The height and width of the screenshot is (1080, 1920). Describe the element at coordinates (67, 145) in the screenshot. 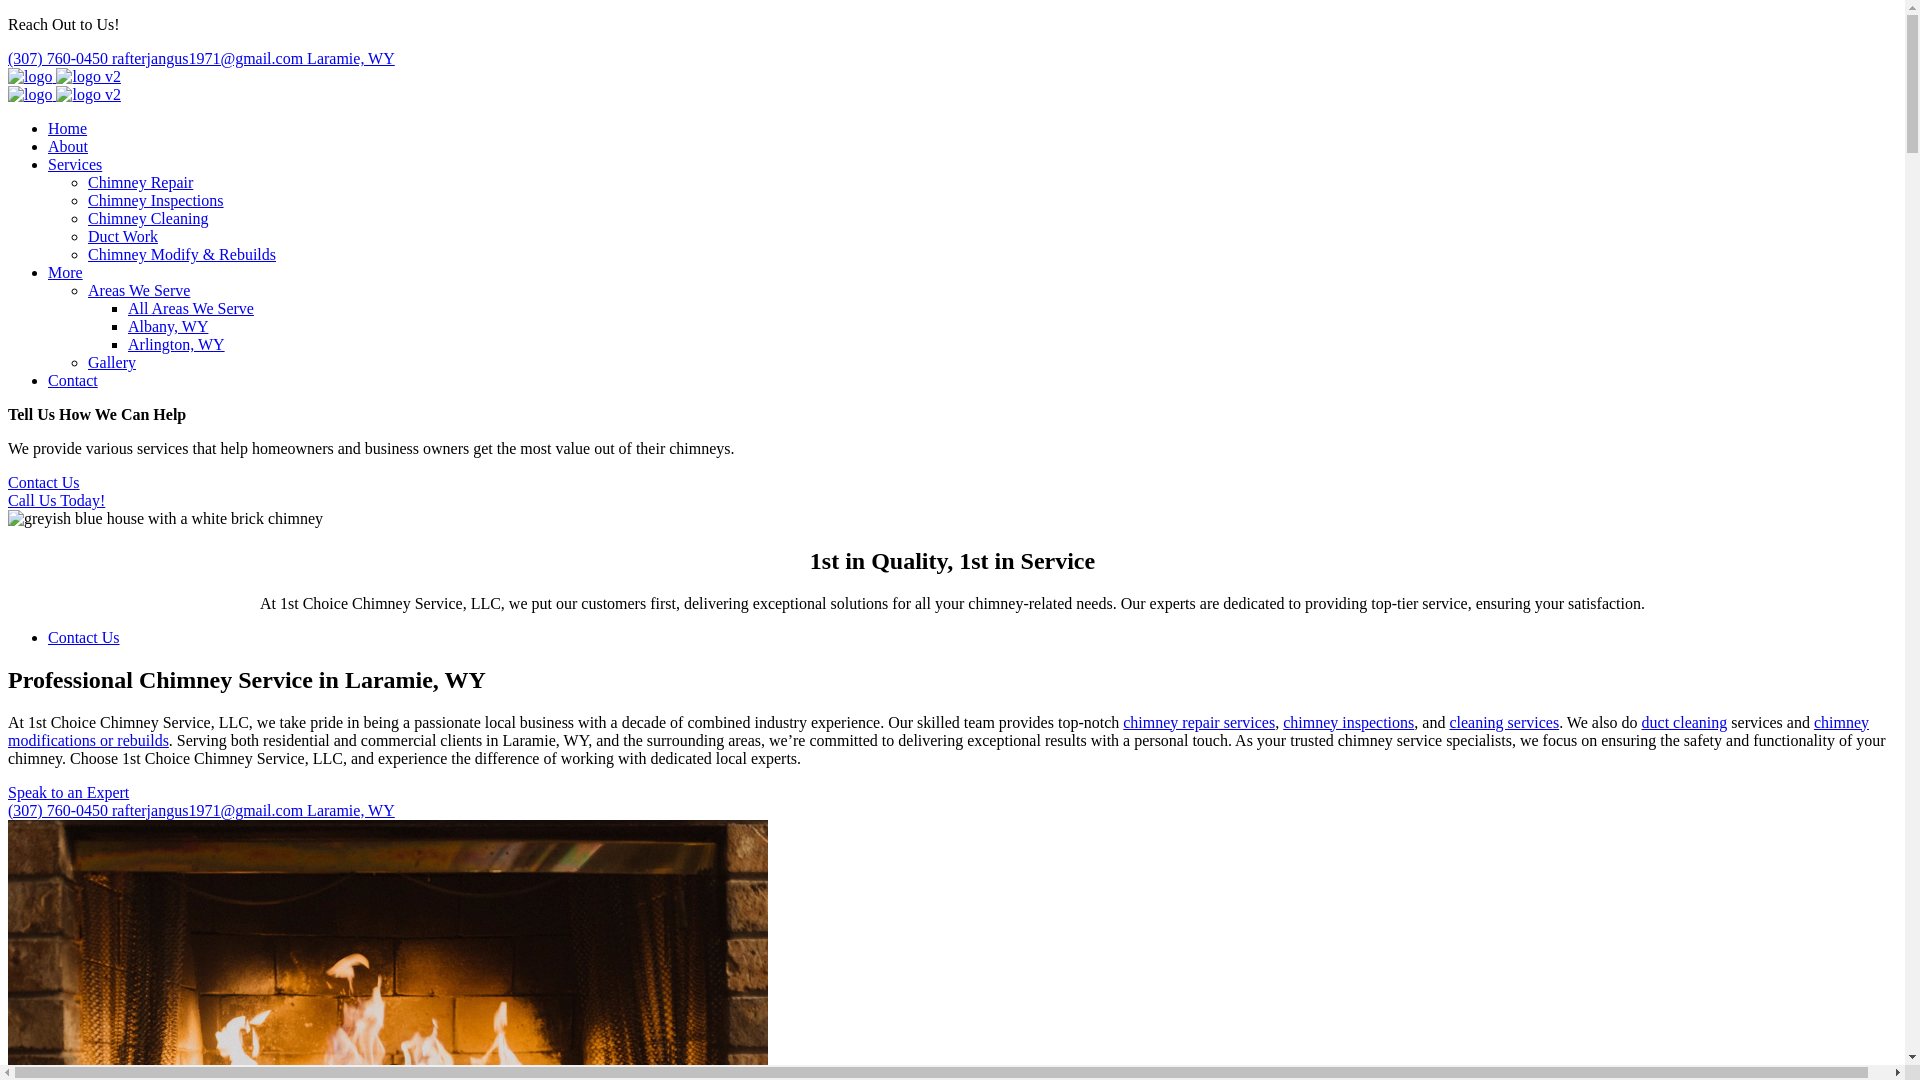

I see `'About'` at that location.